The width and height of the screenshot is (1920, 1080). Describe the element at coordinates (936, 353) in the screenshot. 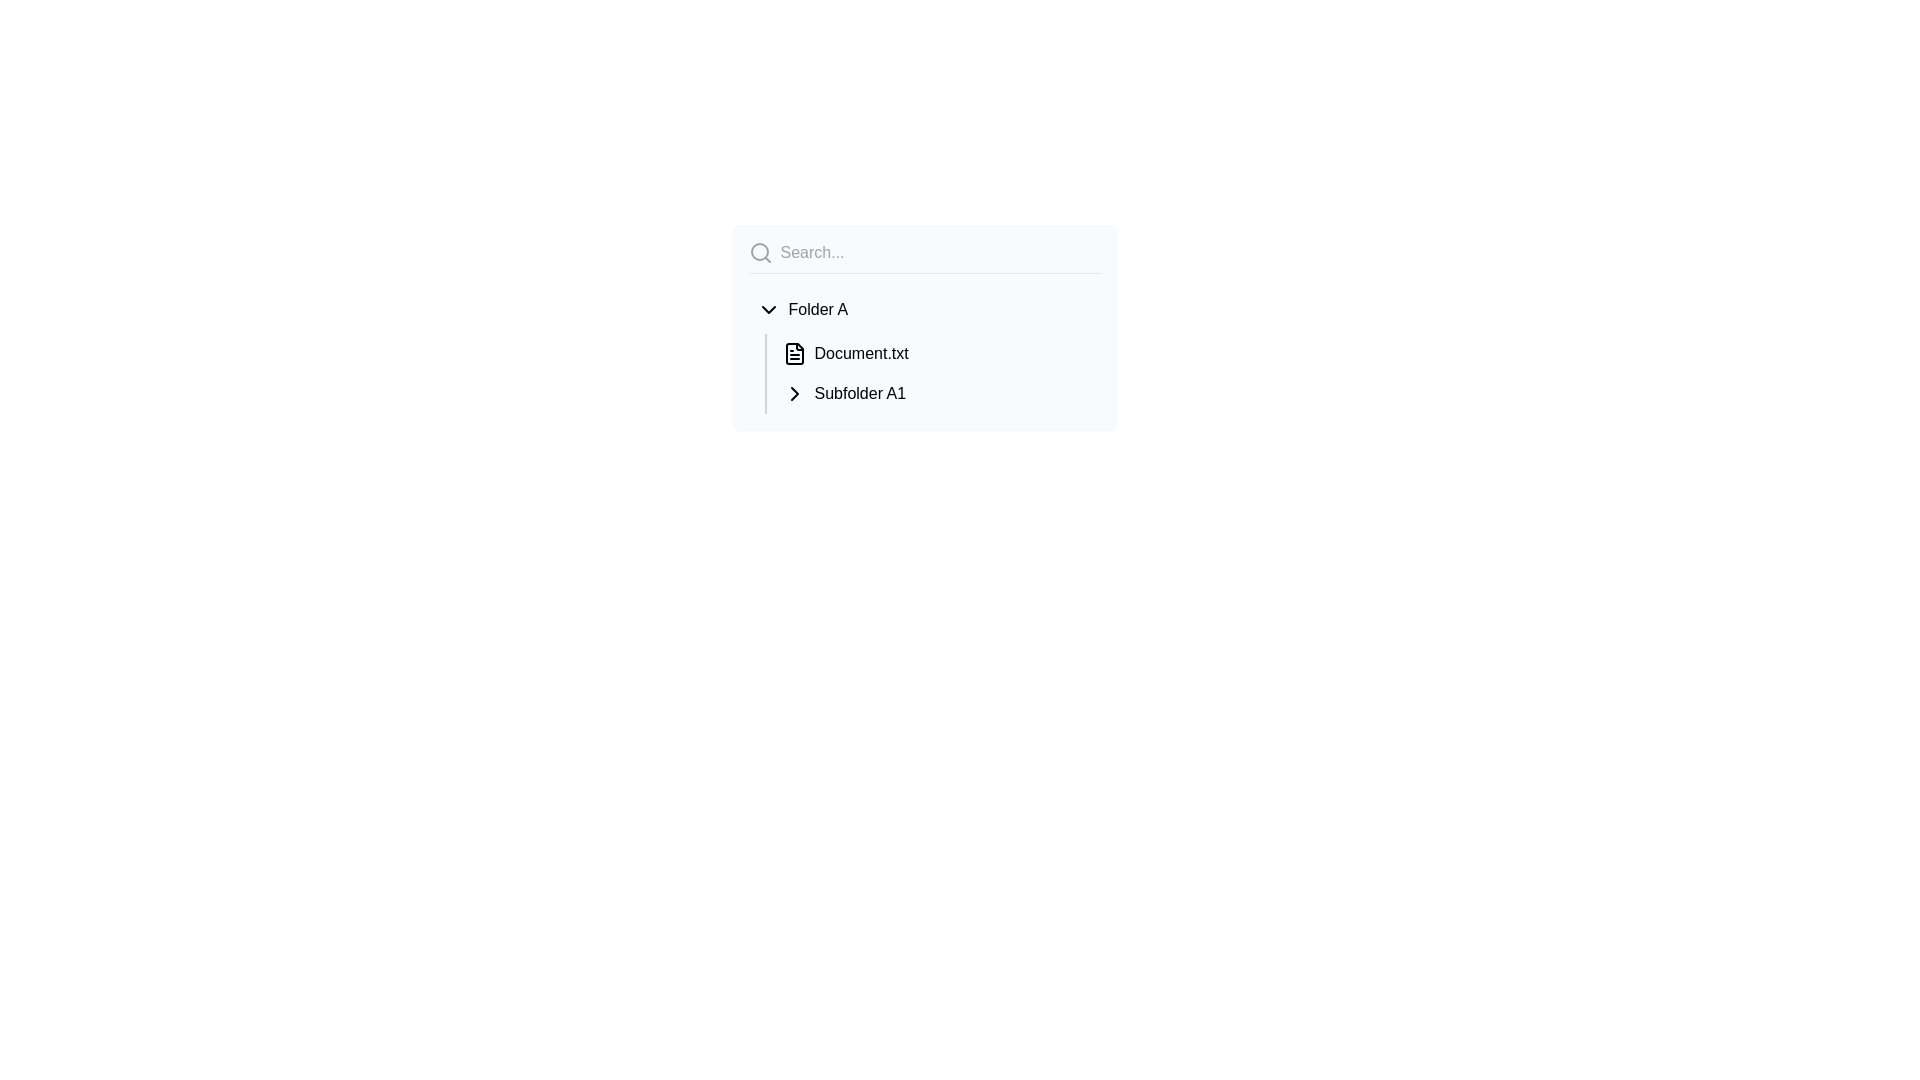

I see `the file entry 'Document.txt'` at that location.